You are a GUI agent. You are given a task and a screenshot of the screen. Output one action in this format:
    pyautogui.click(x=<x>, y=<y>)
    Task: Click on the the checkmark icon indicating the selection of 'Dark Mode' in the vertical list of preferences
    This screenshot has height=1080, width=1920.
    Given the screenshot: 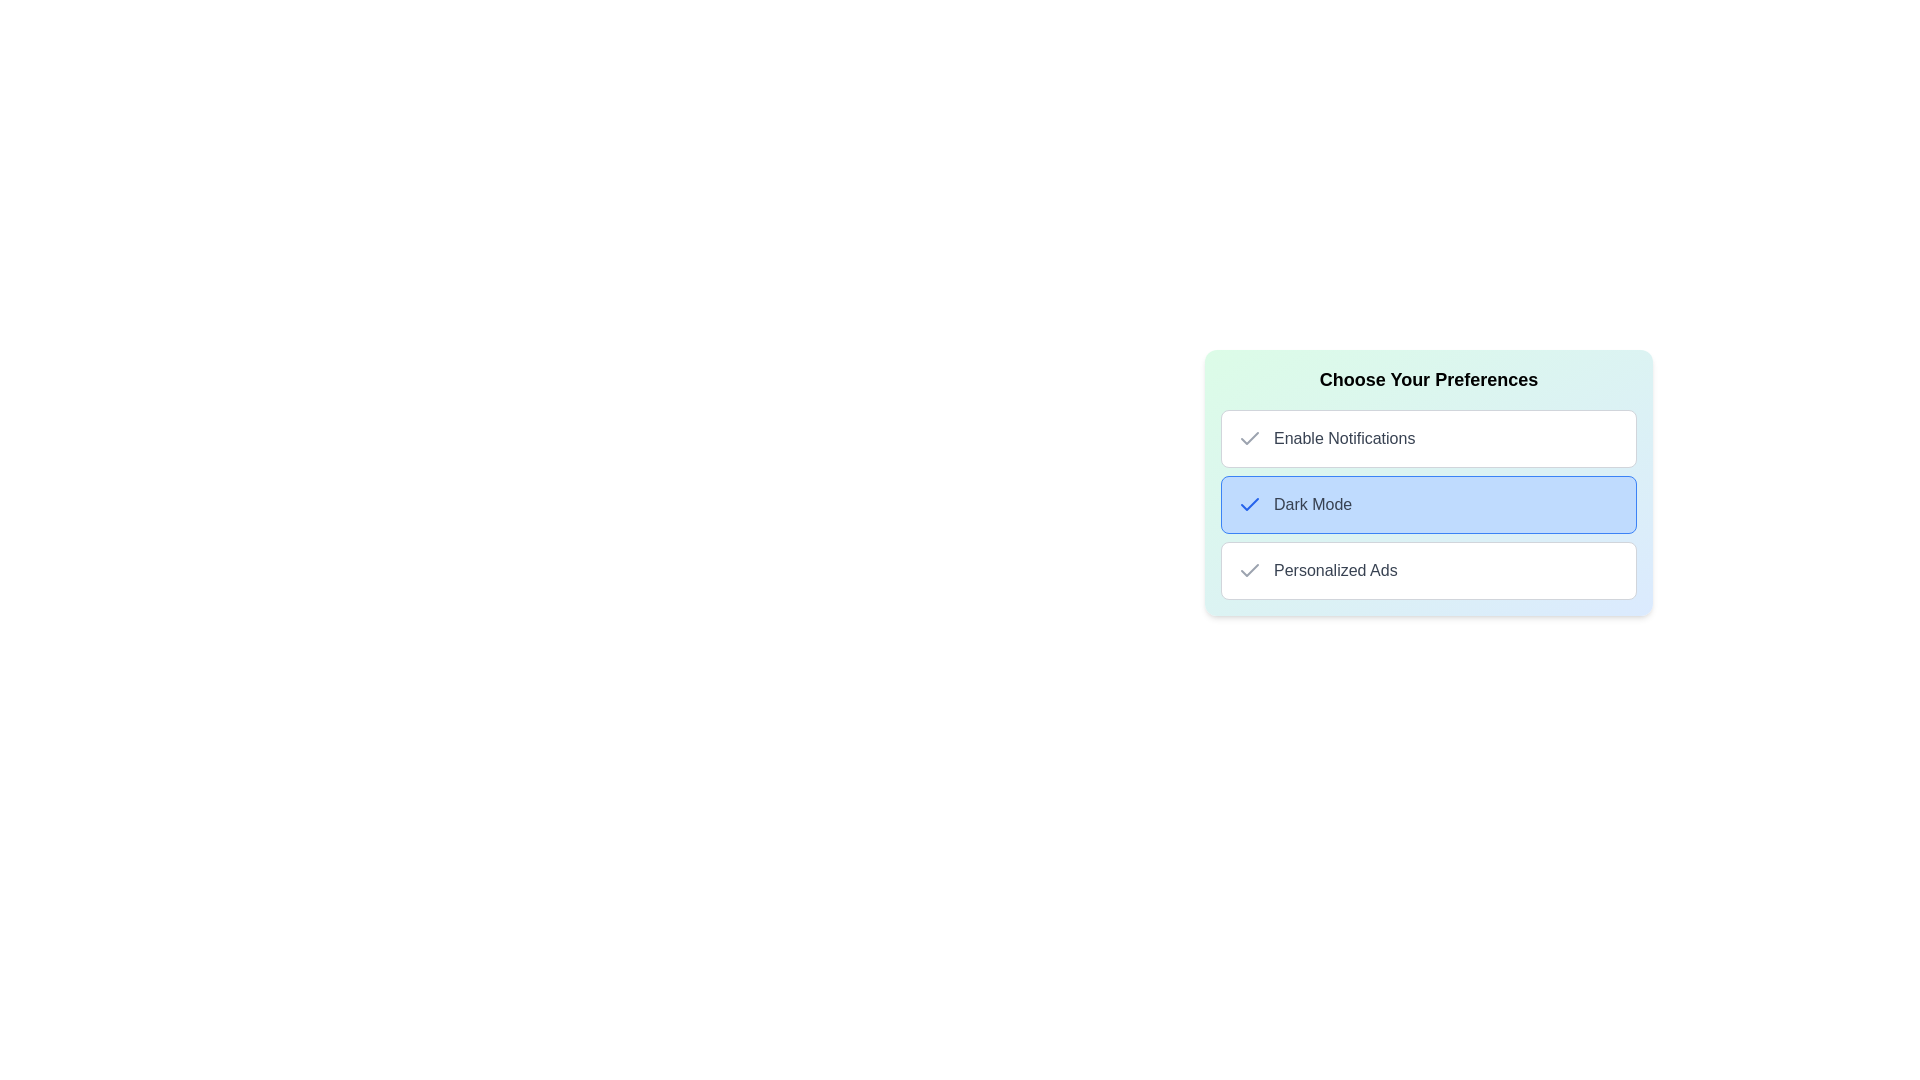 What is the action you would take?
    pyautogui.click(x=1248, y=503)
    